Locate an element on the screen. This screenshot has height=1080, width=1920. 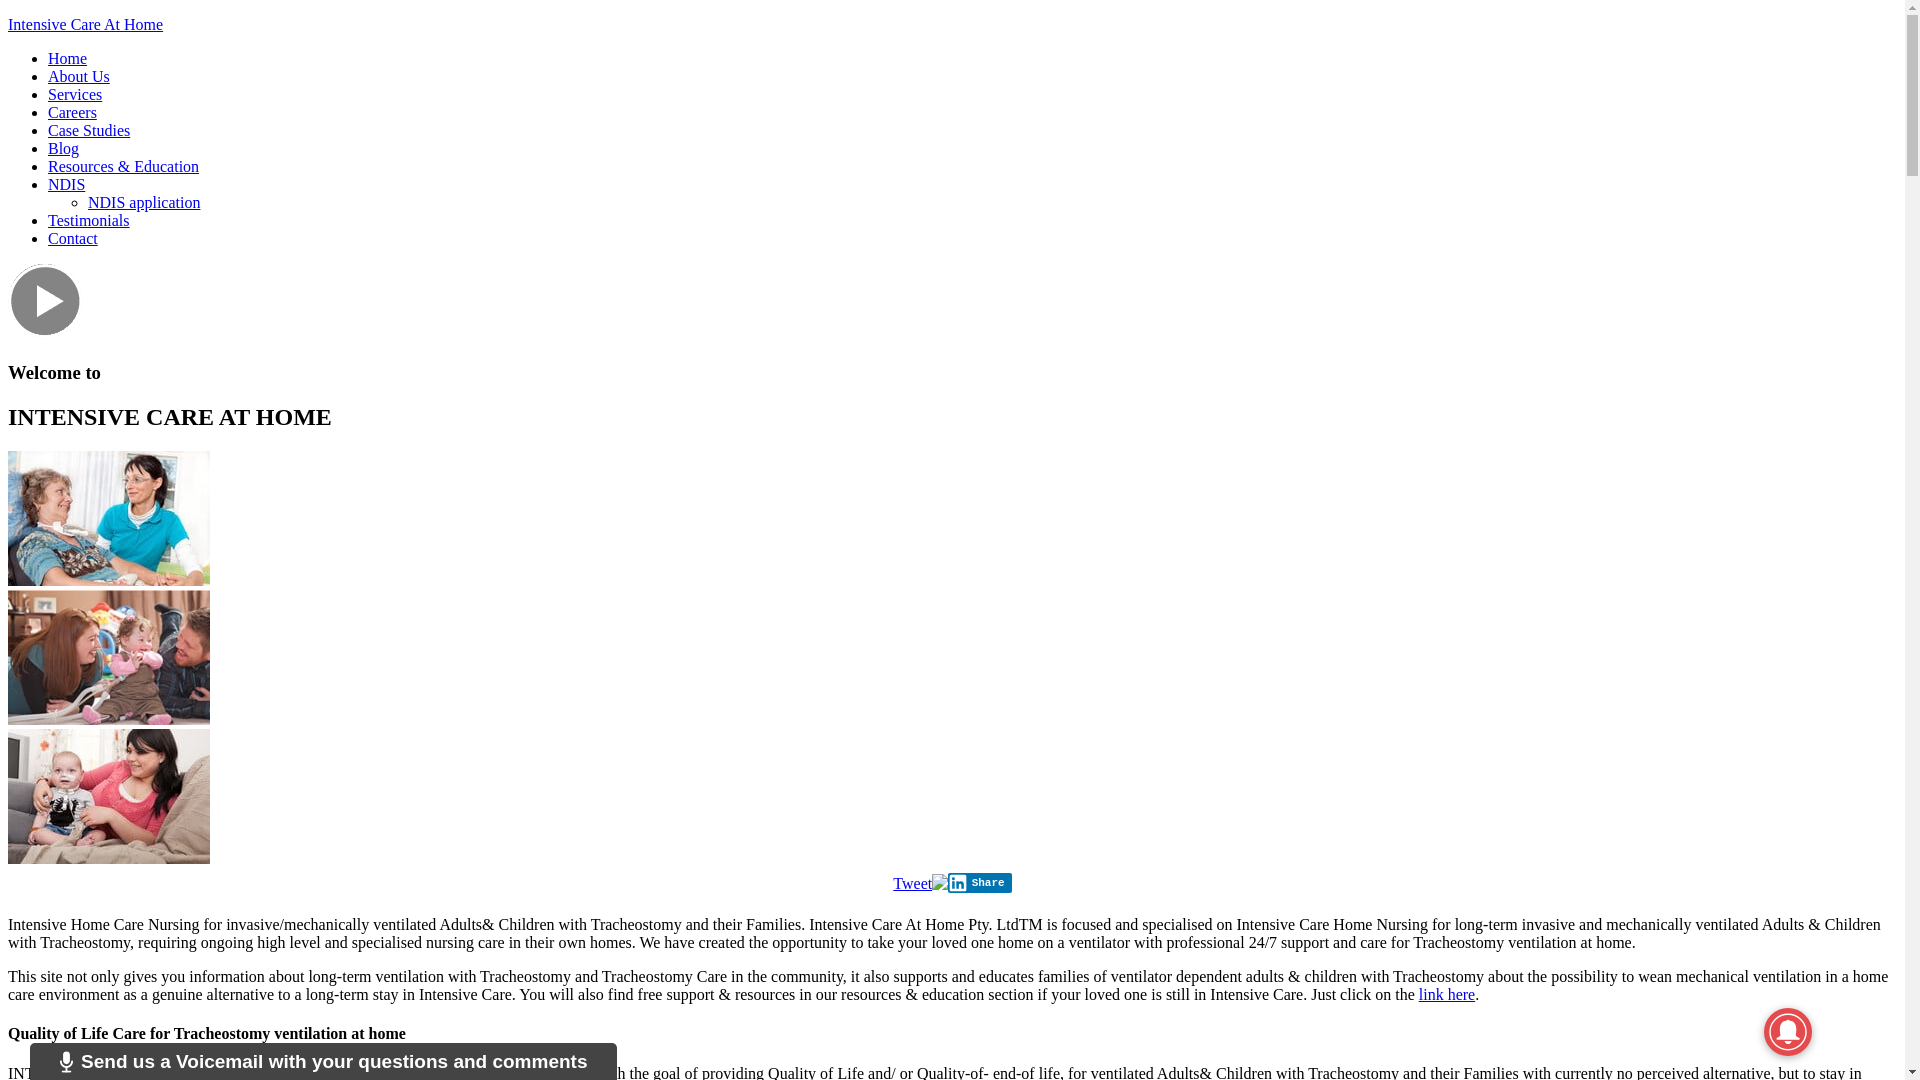
'Blog' is located at coordinates (63, 147).